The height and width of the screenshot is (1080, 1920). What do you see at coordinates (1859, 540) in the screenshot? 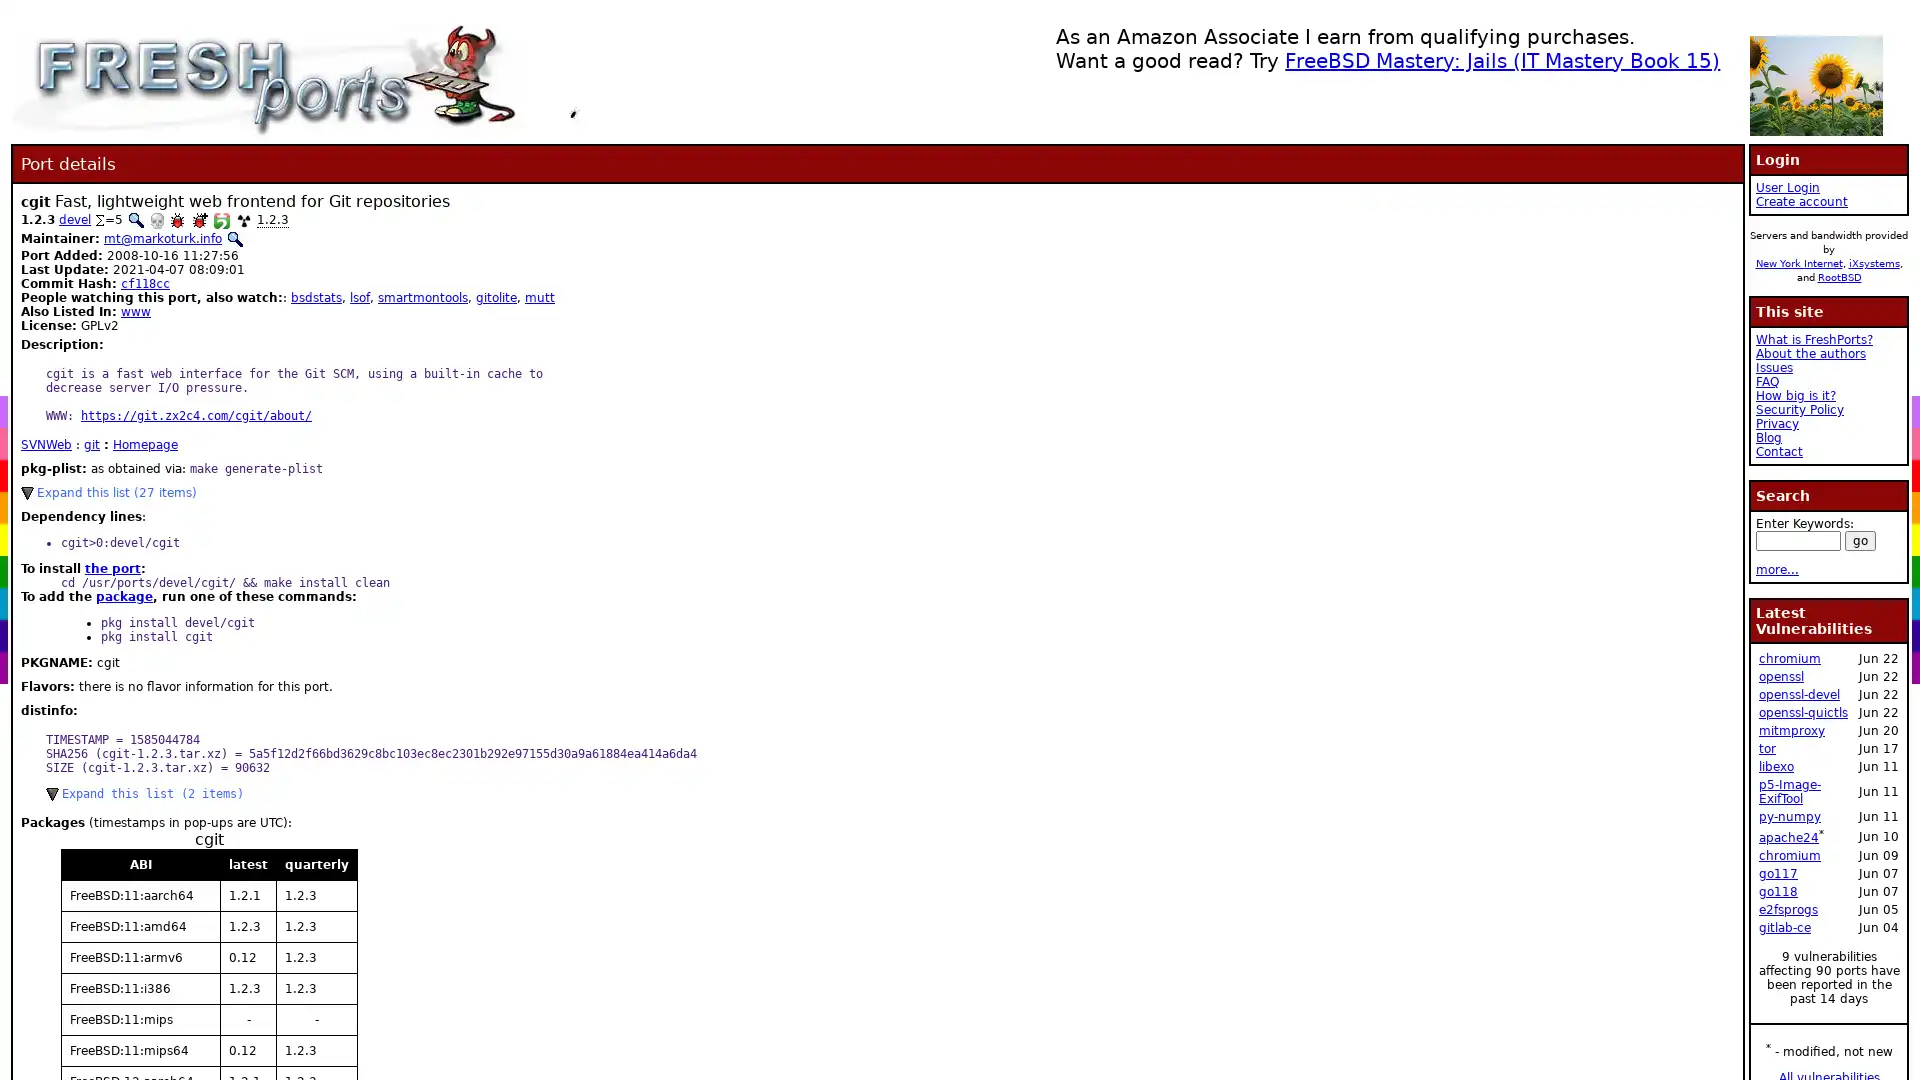
I see `go` at bounding box center [1859, 540].